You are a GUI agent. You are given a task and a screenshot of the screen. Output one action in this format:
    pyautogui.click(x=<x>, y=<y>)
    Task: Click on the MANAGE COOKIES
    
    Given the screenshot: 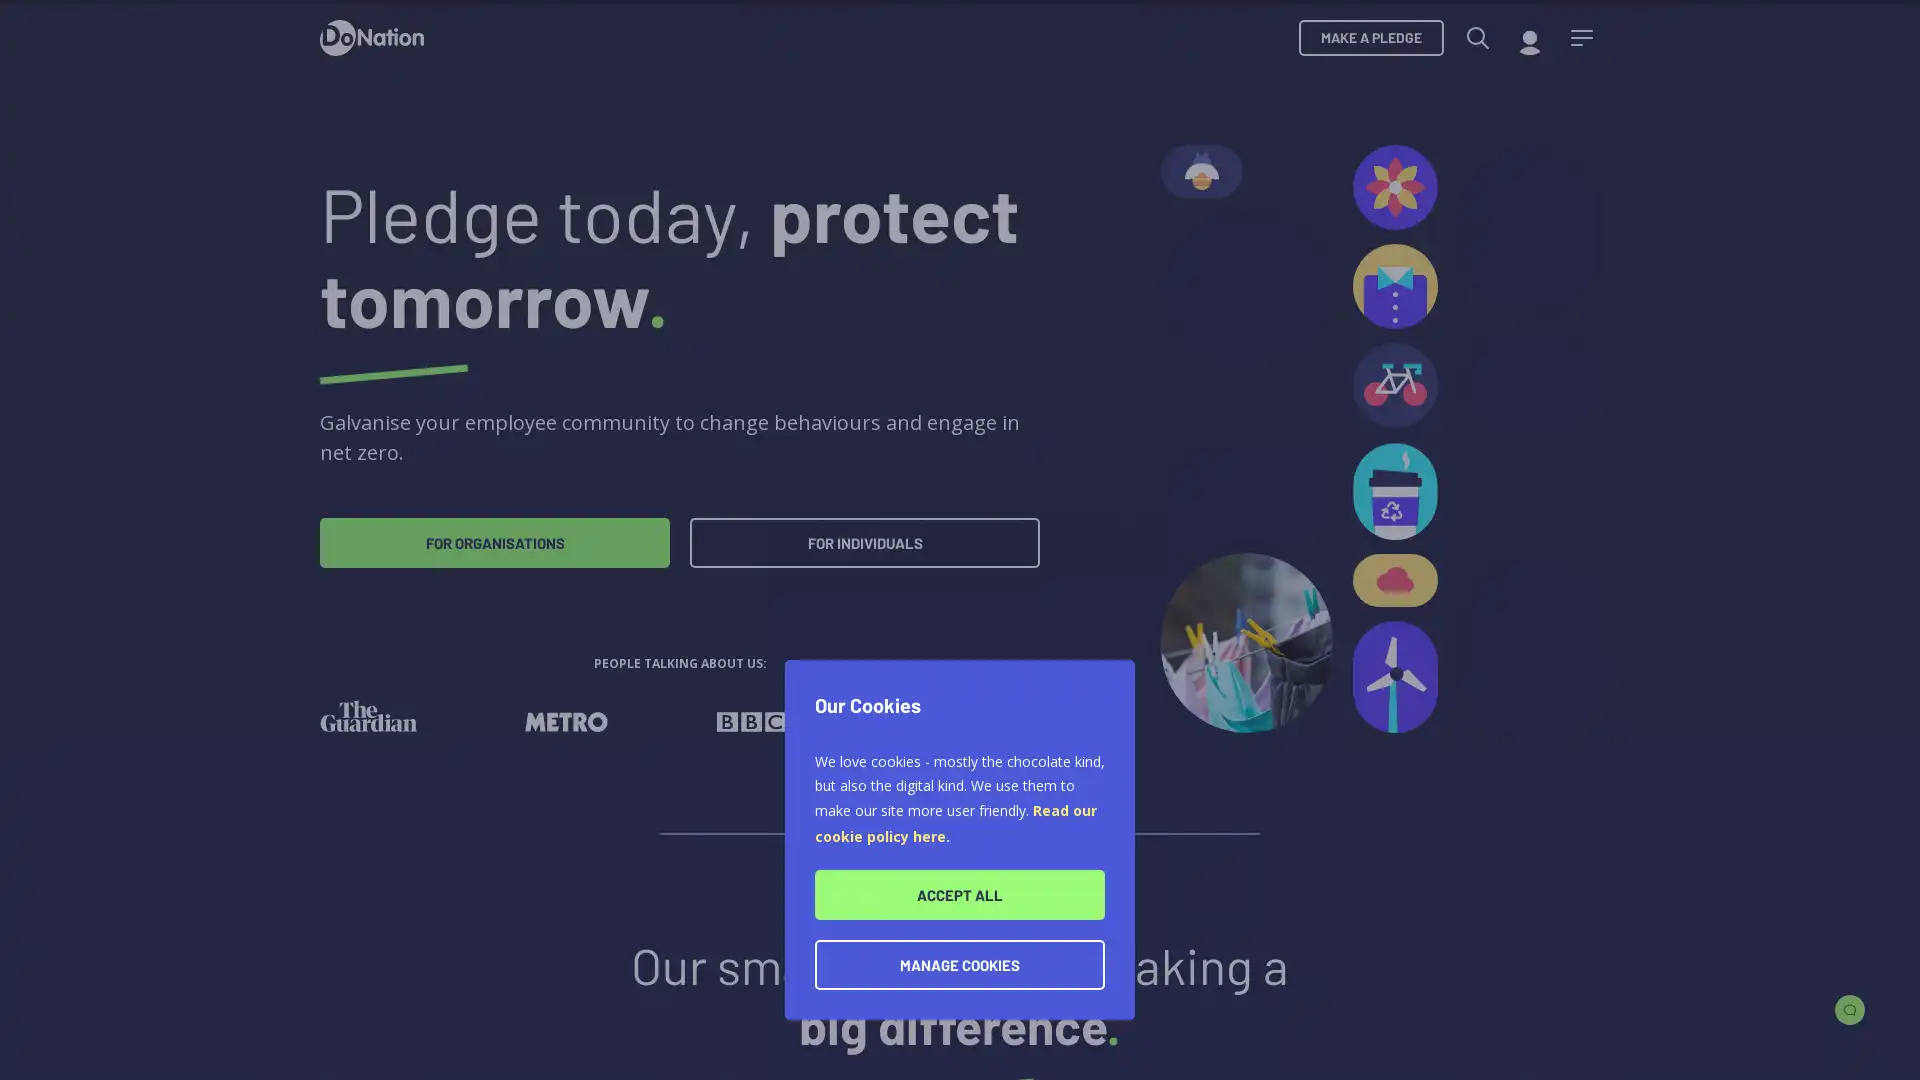 What is the action you would take?
    pyautogui.click(x=960, y=963)
    